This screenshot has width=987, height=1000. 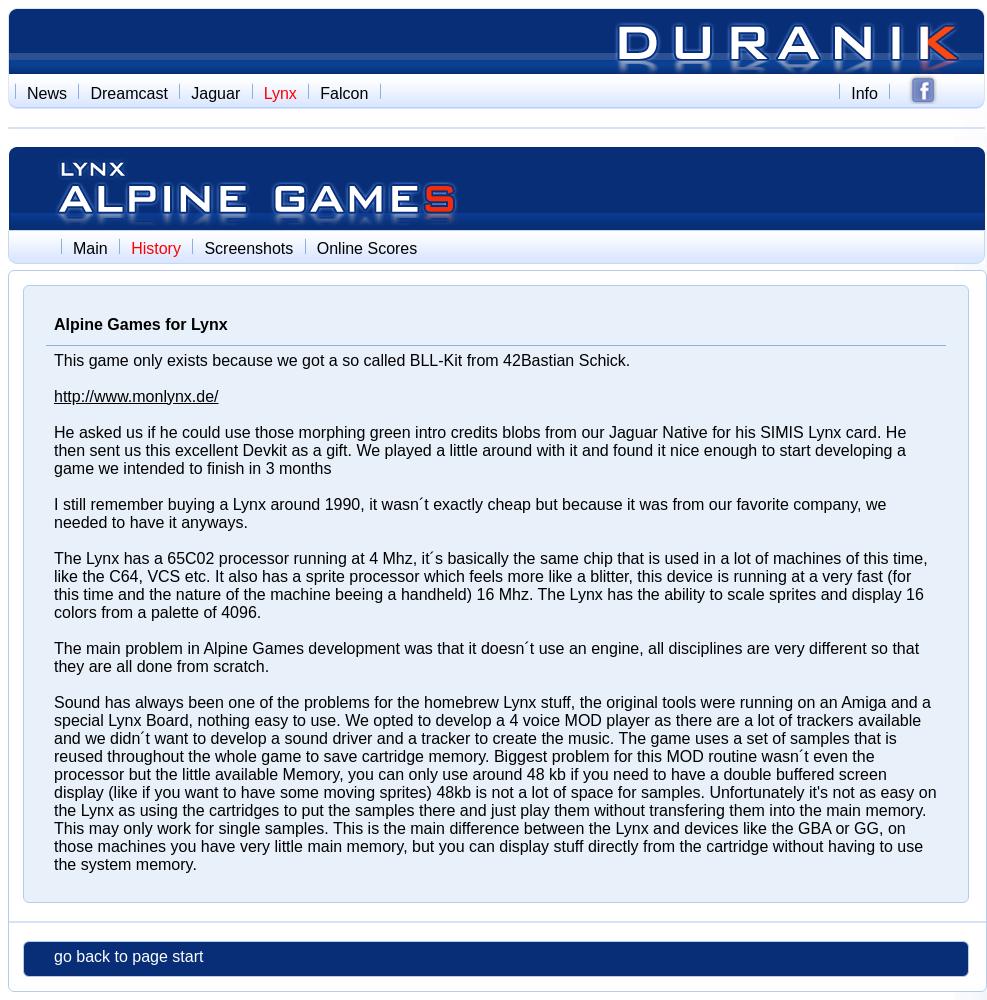 I want to click on 'Info', so click(x=863, y=91).